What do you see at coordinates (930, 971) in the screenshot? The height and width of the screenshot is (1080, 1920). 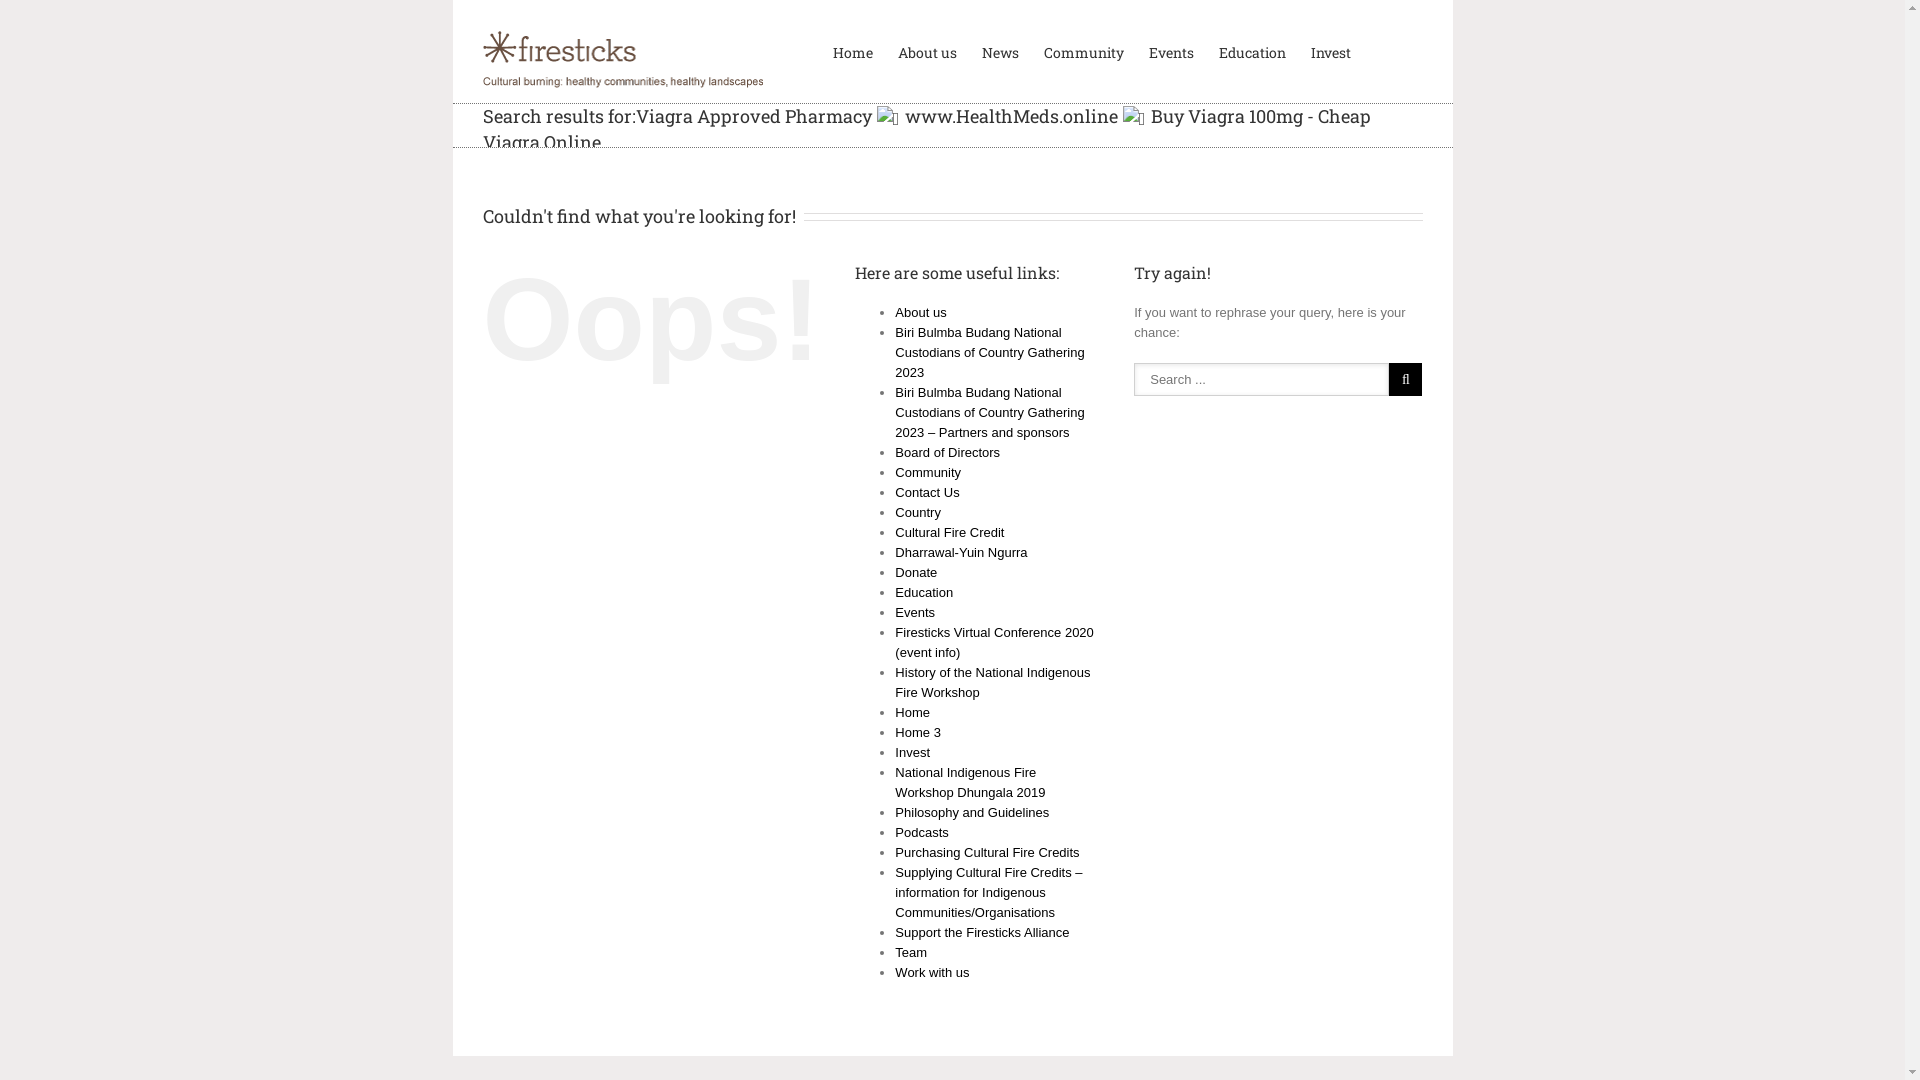 I see `'Work with us'` at bounding box center [930, 971].